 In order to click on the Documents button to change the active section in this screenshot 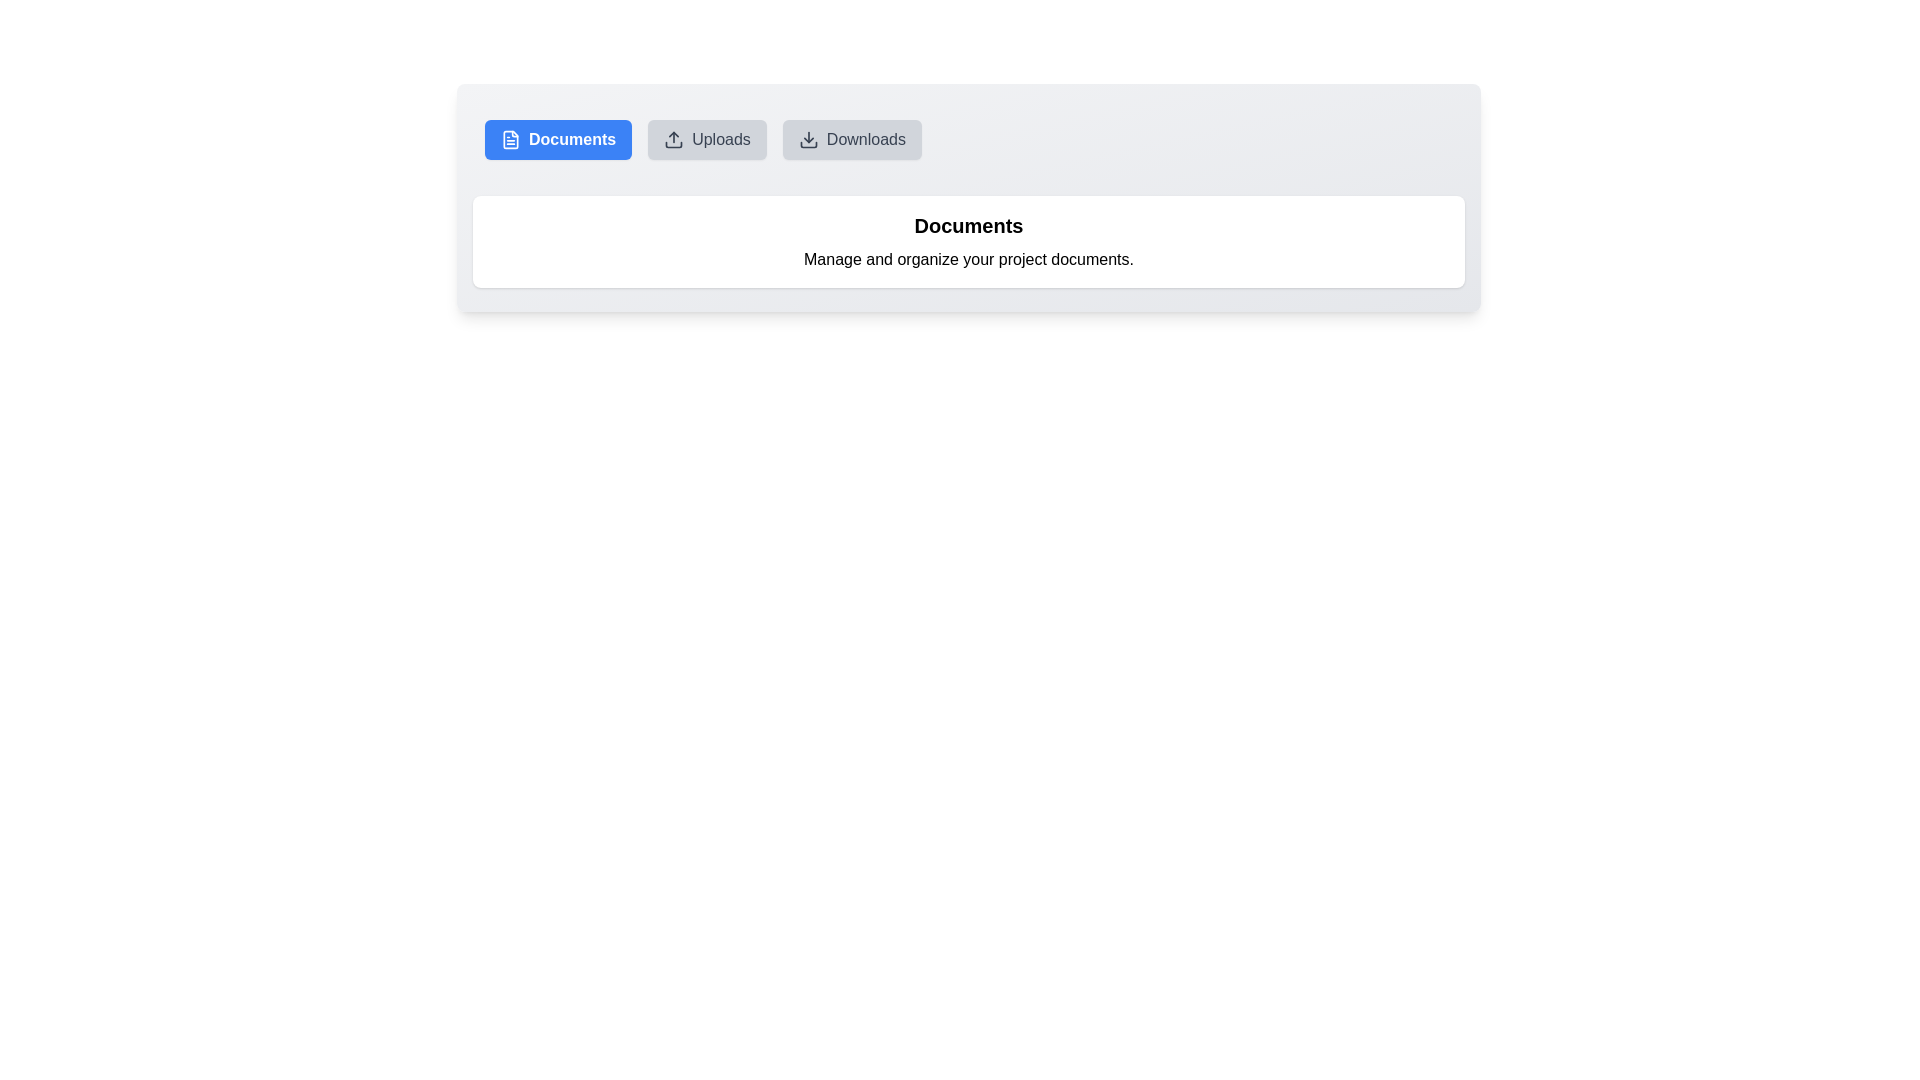, I will do `click(557, 138)`.